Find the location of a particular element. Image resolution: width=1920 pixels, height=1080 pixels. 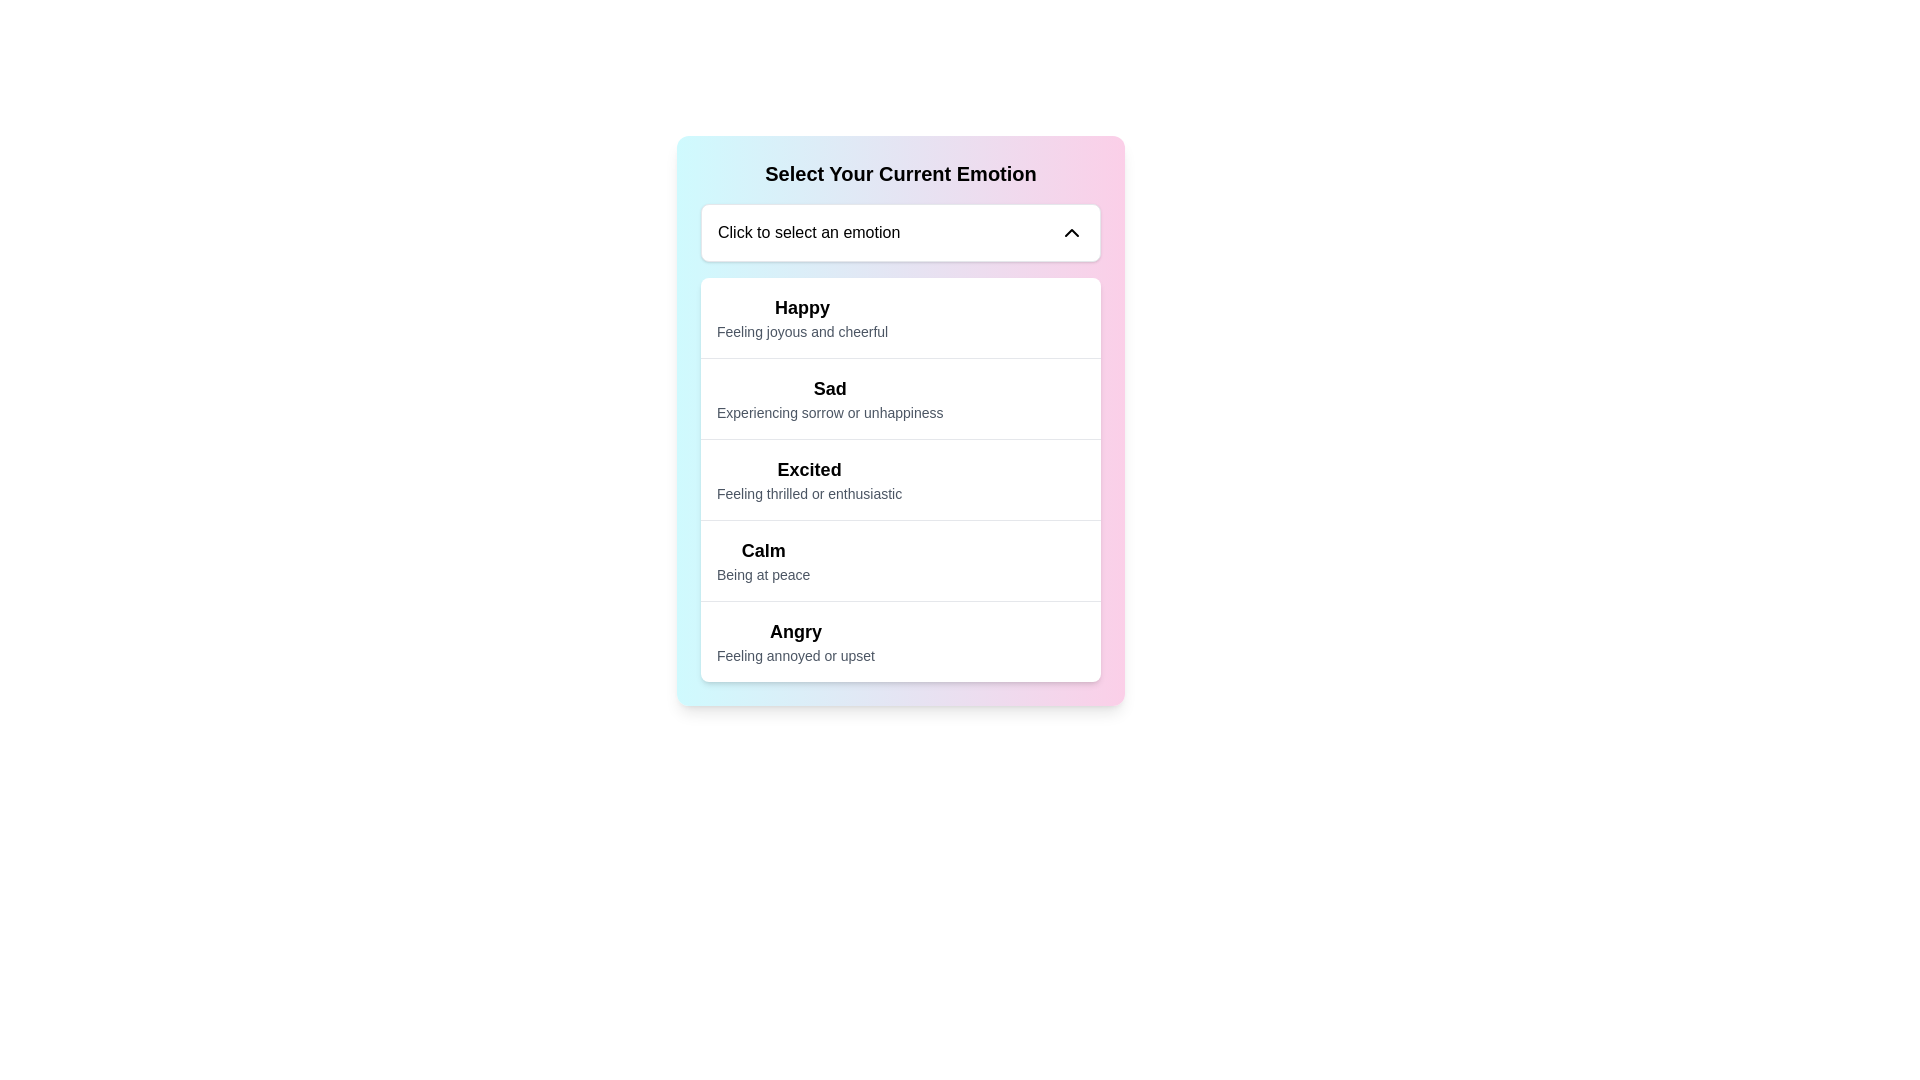

the selectable list item displaying the title 'Sad' and the subtitle 'Experiencing sorrow or unhappiness', which is the second option in the list of emotional states is located at coordinates (900, 398).